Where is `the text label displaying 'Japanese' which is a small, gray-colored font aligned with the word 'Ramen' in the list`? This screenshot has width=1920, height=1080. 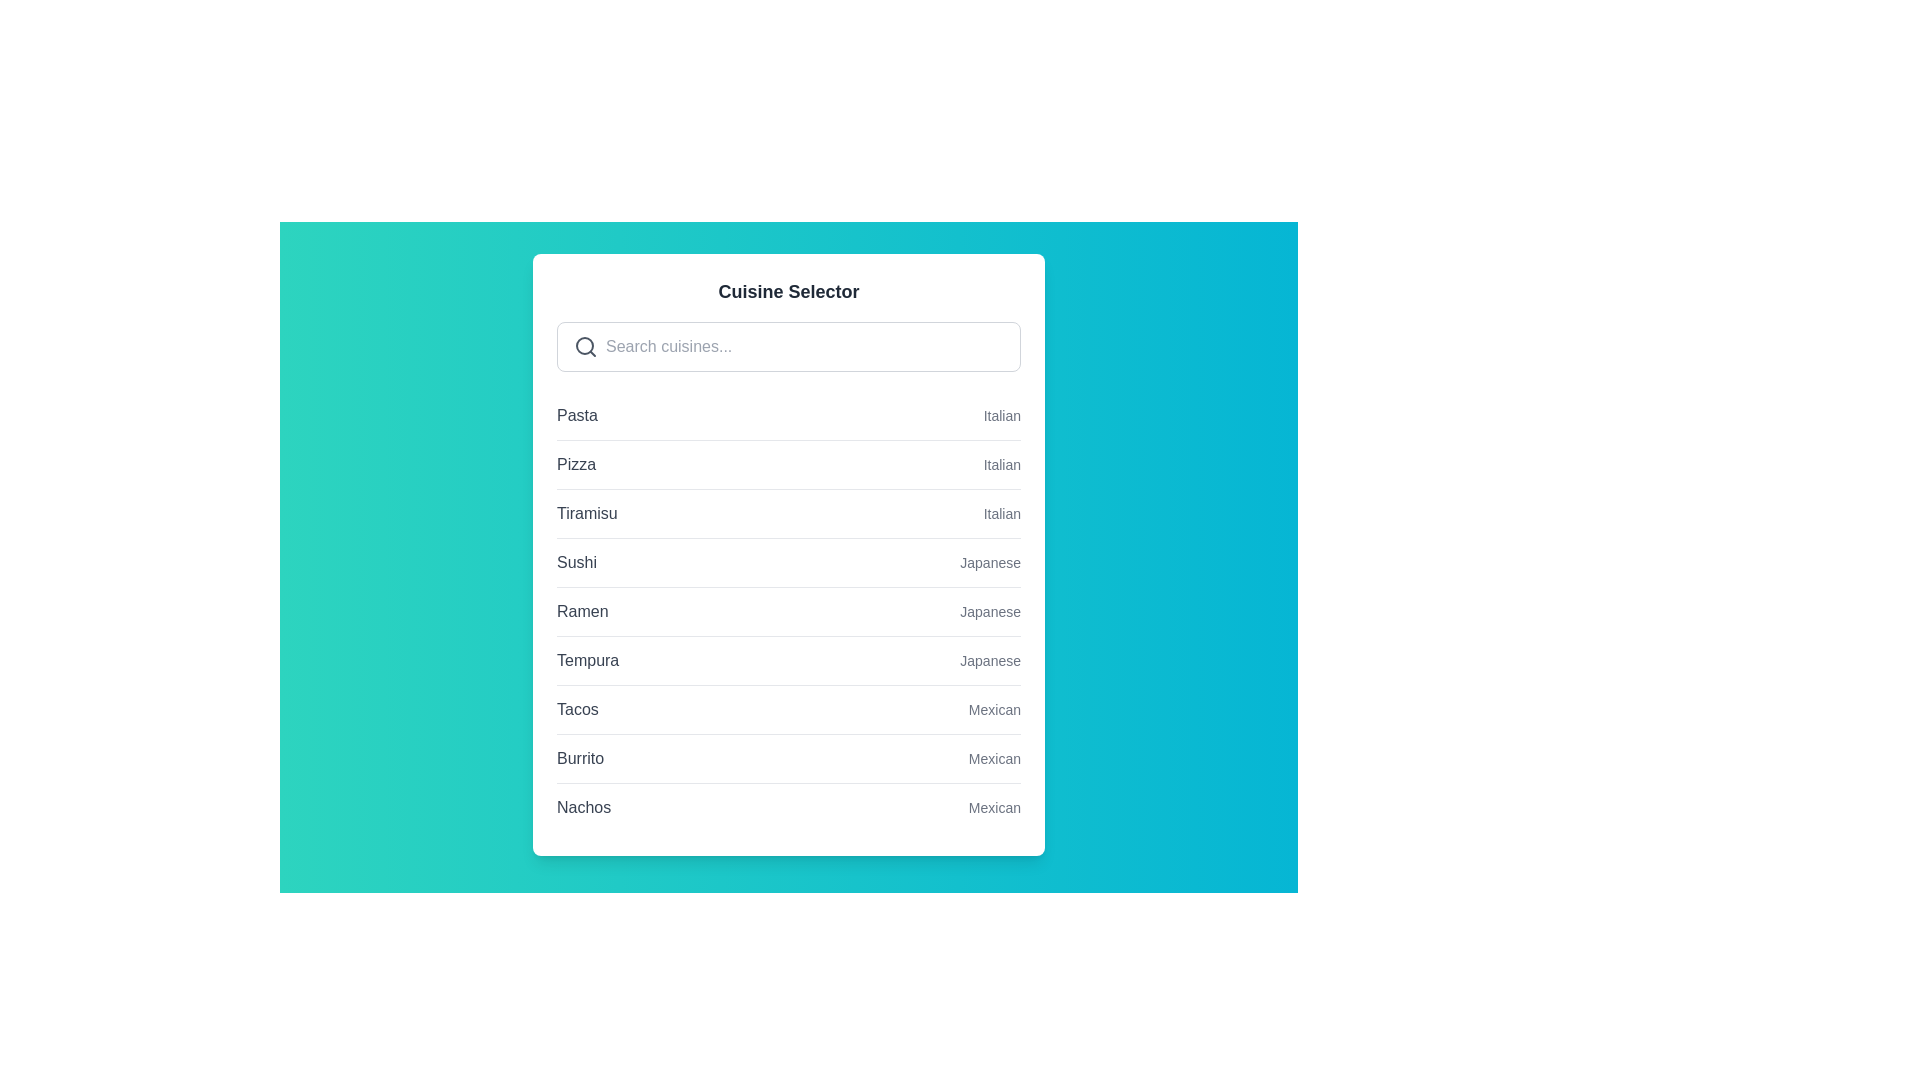
the text label displaying 'Japanese' which is a small, gray-colored font aligned with the word 'Ramen' in the list is located at coordinates (990, 611).